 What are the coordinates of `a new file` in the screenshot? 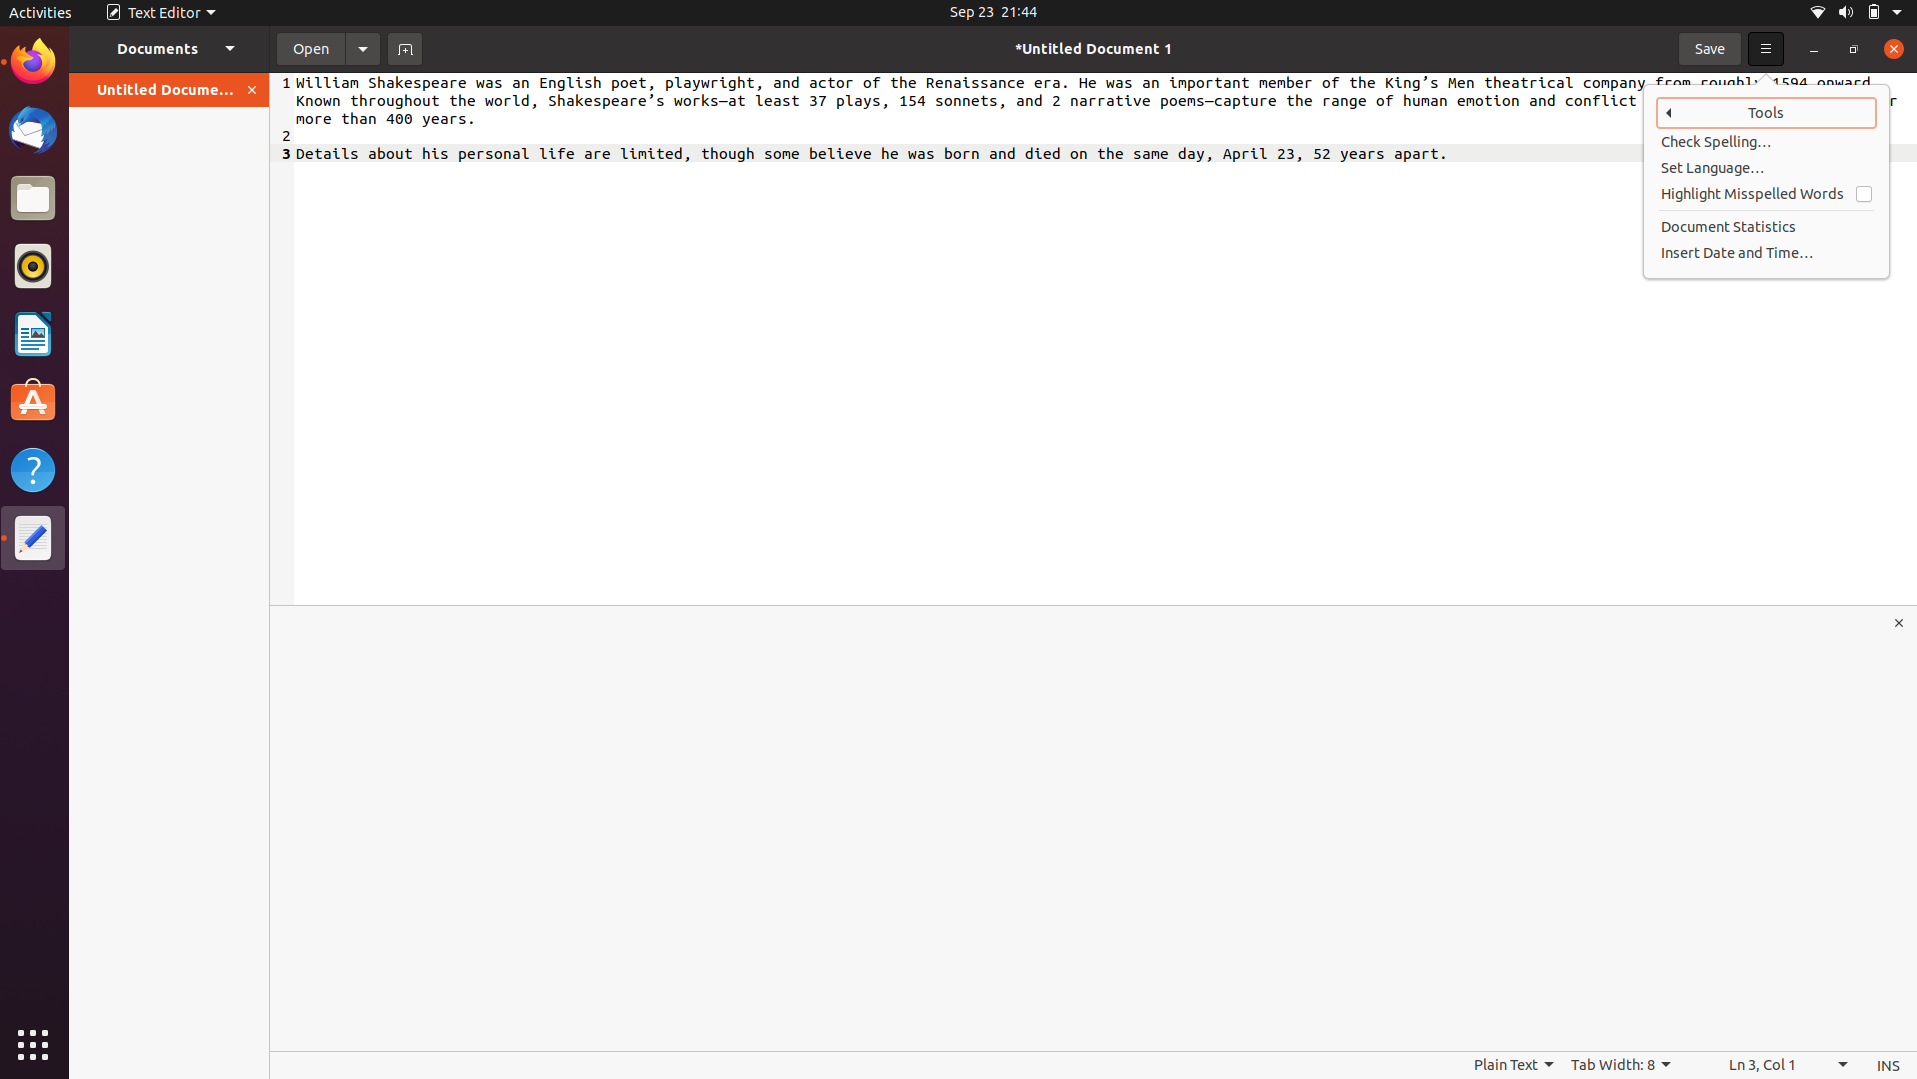 It's located at (404, 47).